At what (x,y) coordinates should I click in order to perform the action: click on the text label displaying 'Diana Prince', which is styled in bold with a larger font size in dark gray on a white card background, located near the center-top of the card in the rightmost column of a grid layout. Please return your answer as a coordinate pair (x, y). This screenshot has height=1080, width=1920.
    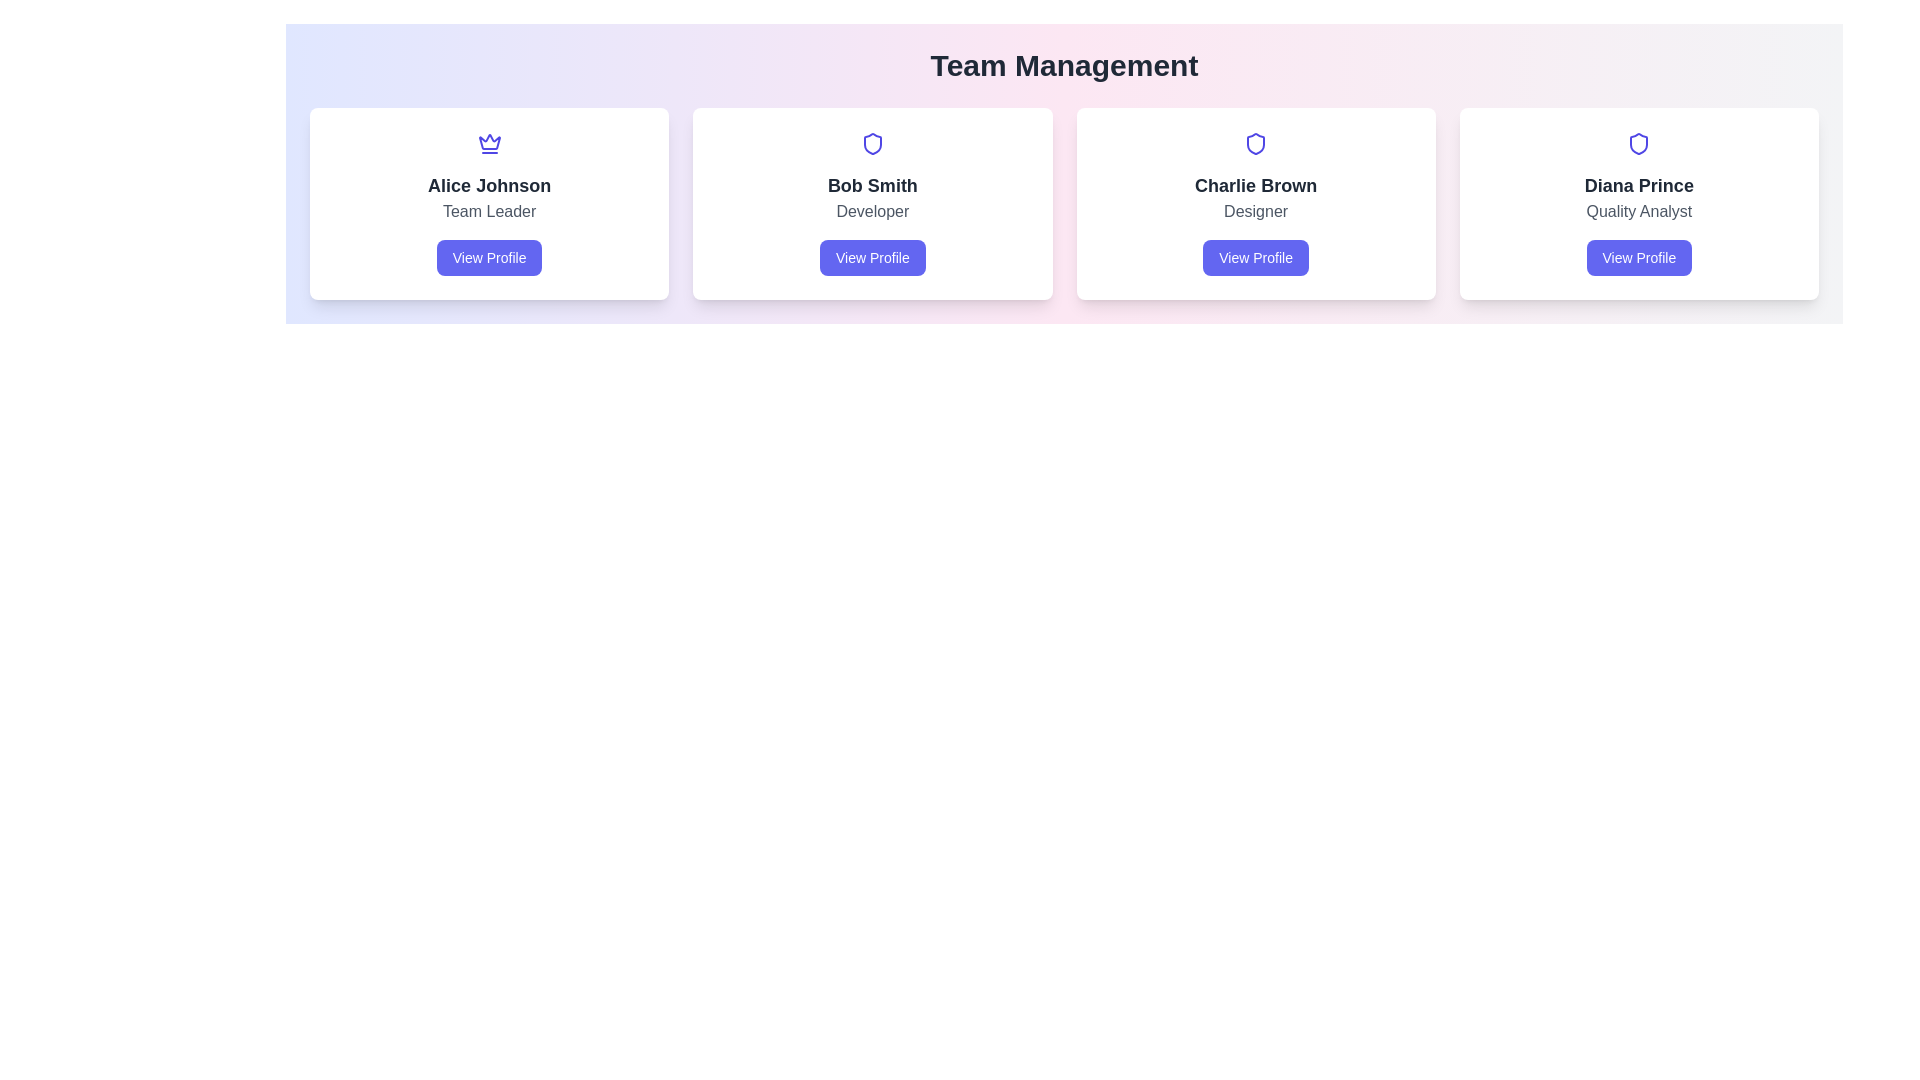
    Looking at the image, I should click on (1639, 185).